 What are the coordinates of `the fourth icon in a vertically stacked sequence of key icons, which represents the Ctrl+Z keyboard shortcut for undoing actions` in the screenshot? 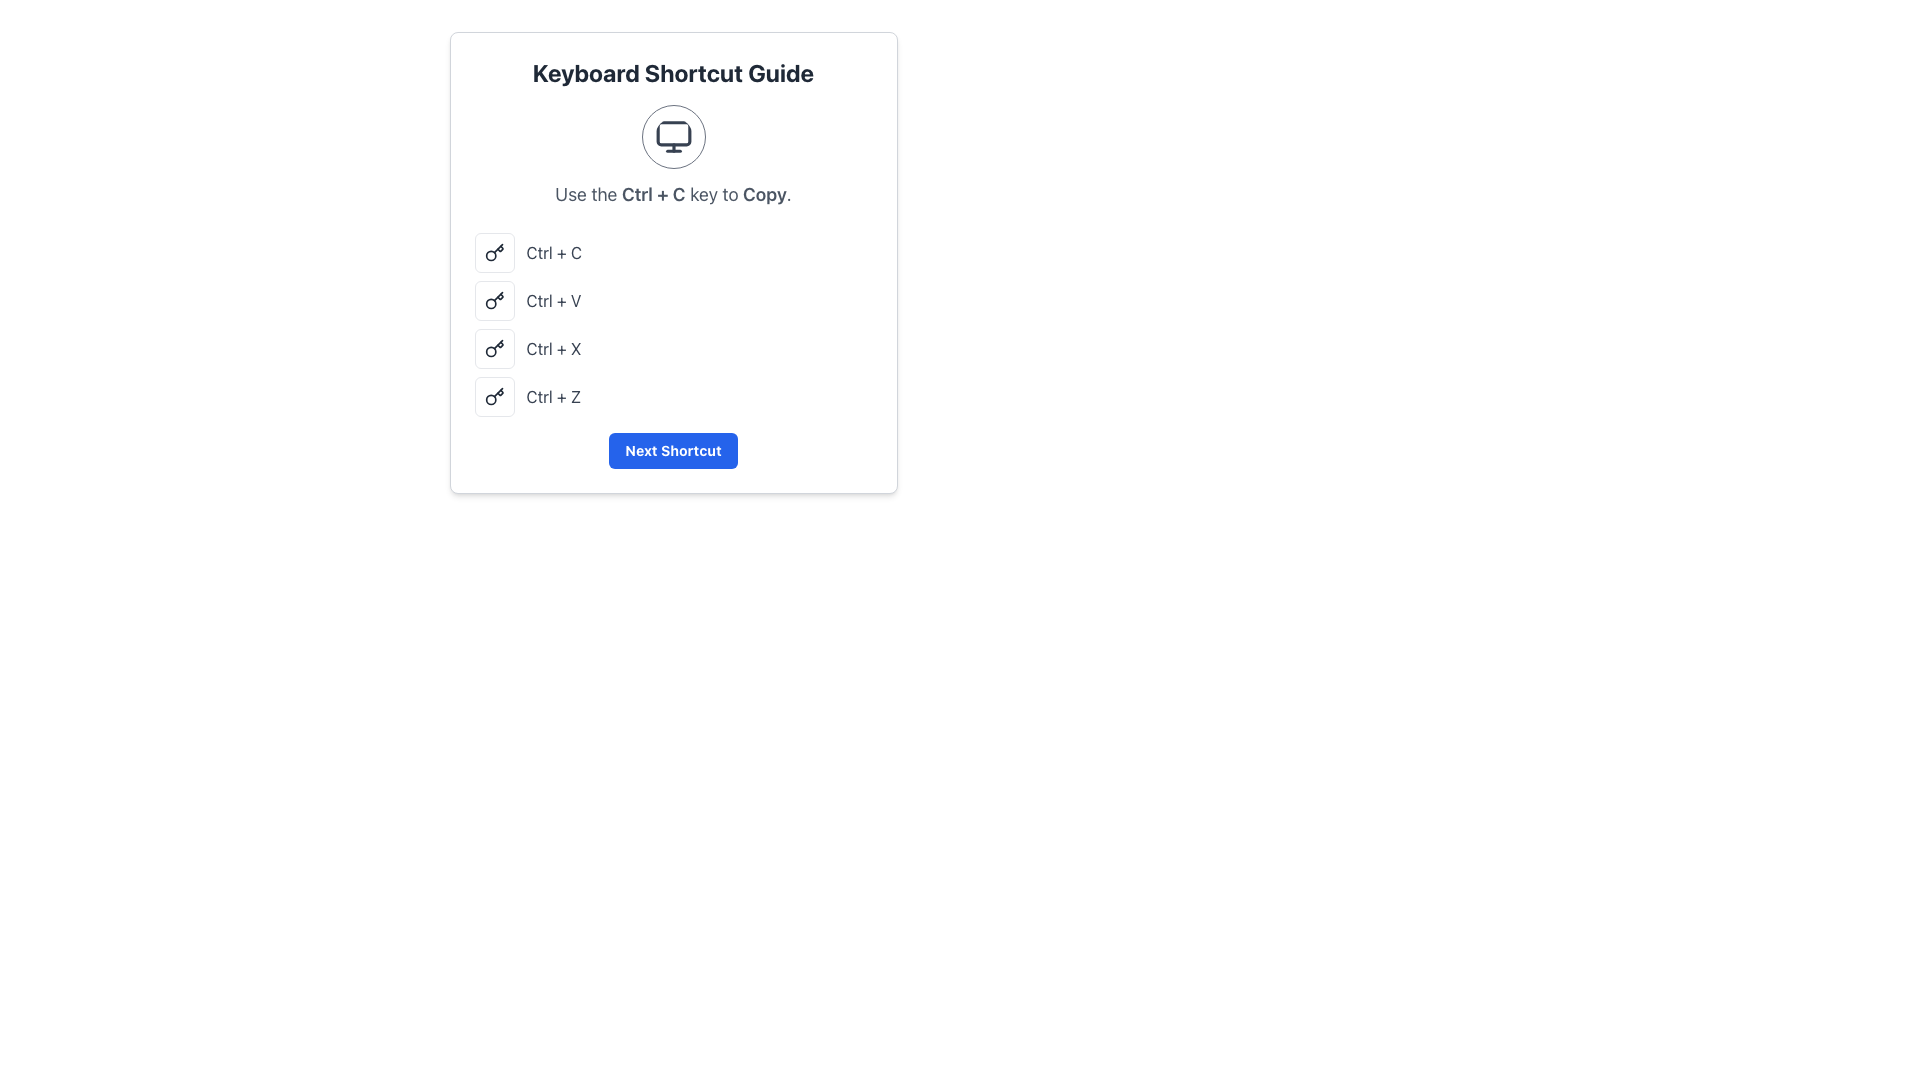 It's located at (494, 397).